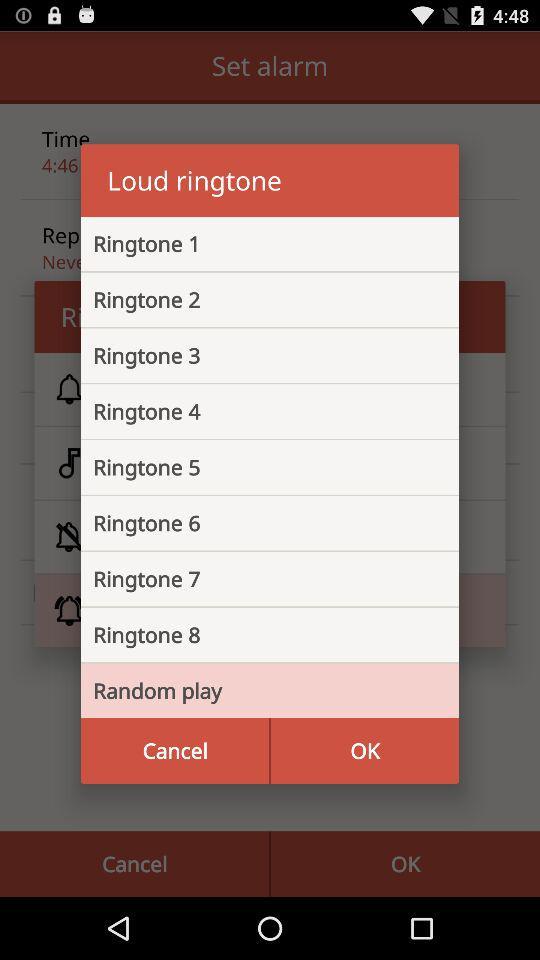 The height and width of the screenshot is (960, 540). I want to click on ringtone 3 item, so click(254, 355).